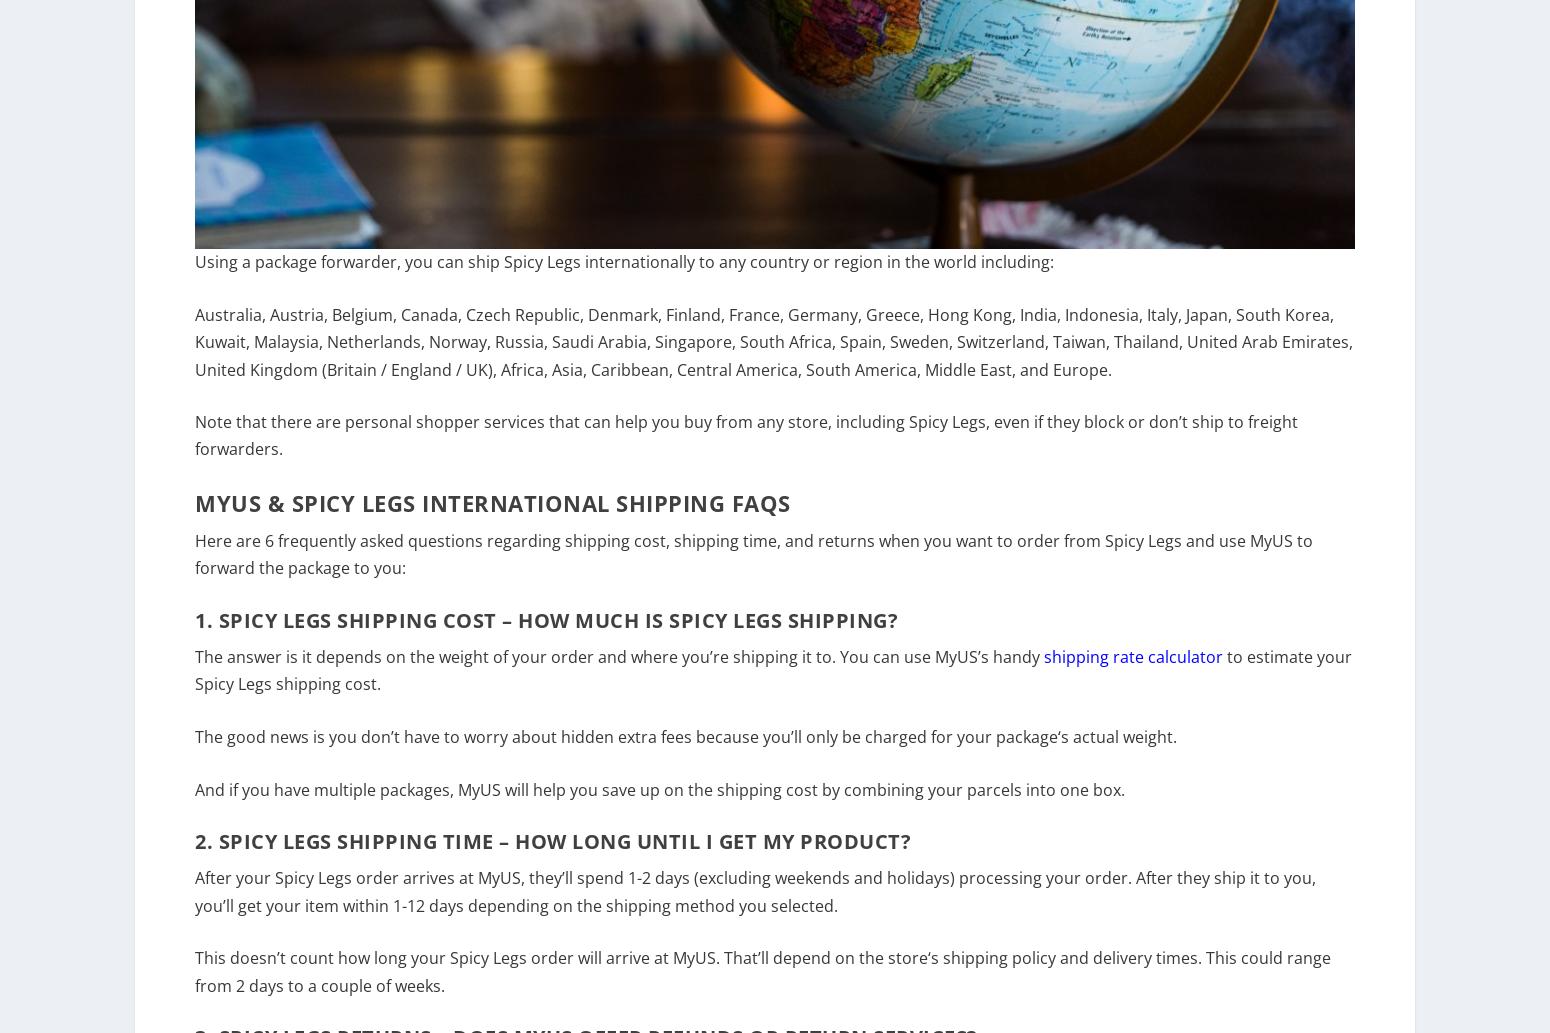  I want to click on 'arrives at MyUS, they’ll spend 1-2 days (excluding weekends and holidays) processing your', so click(398, 890).